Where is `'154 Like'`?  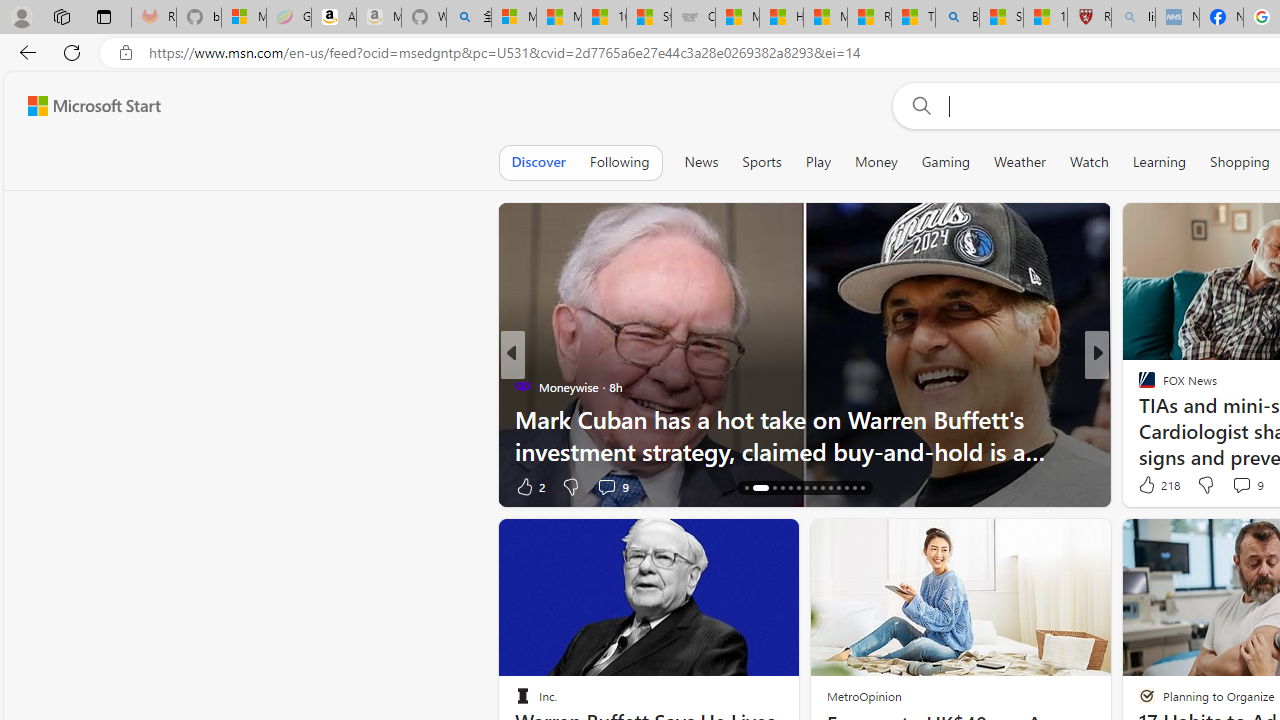 '154 Like' is located at coordinates (1152, 486).